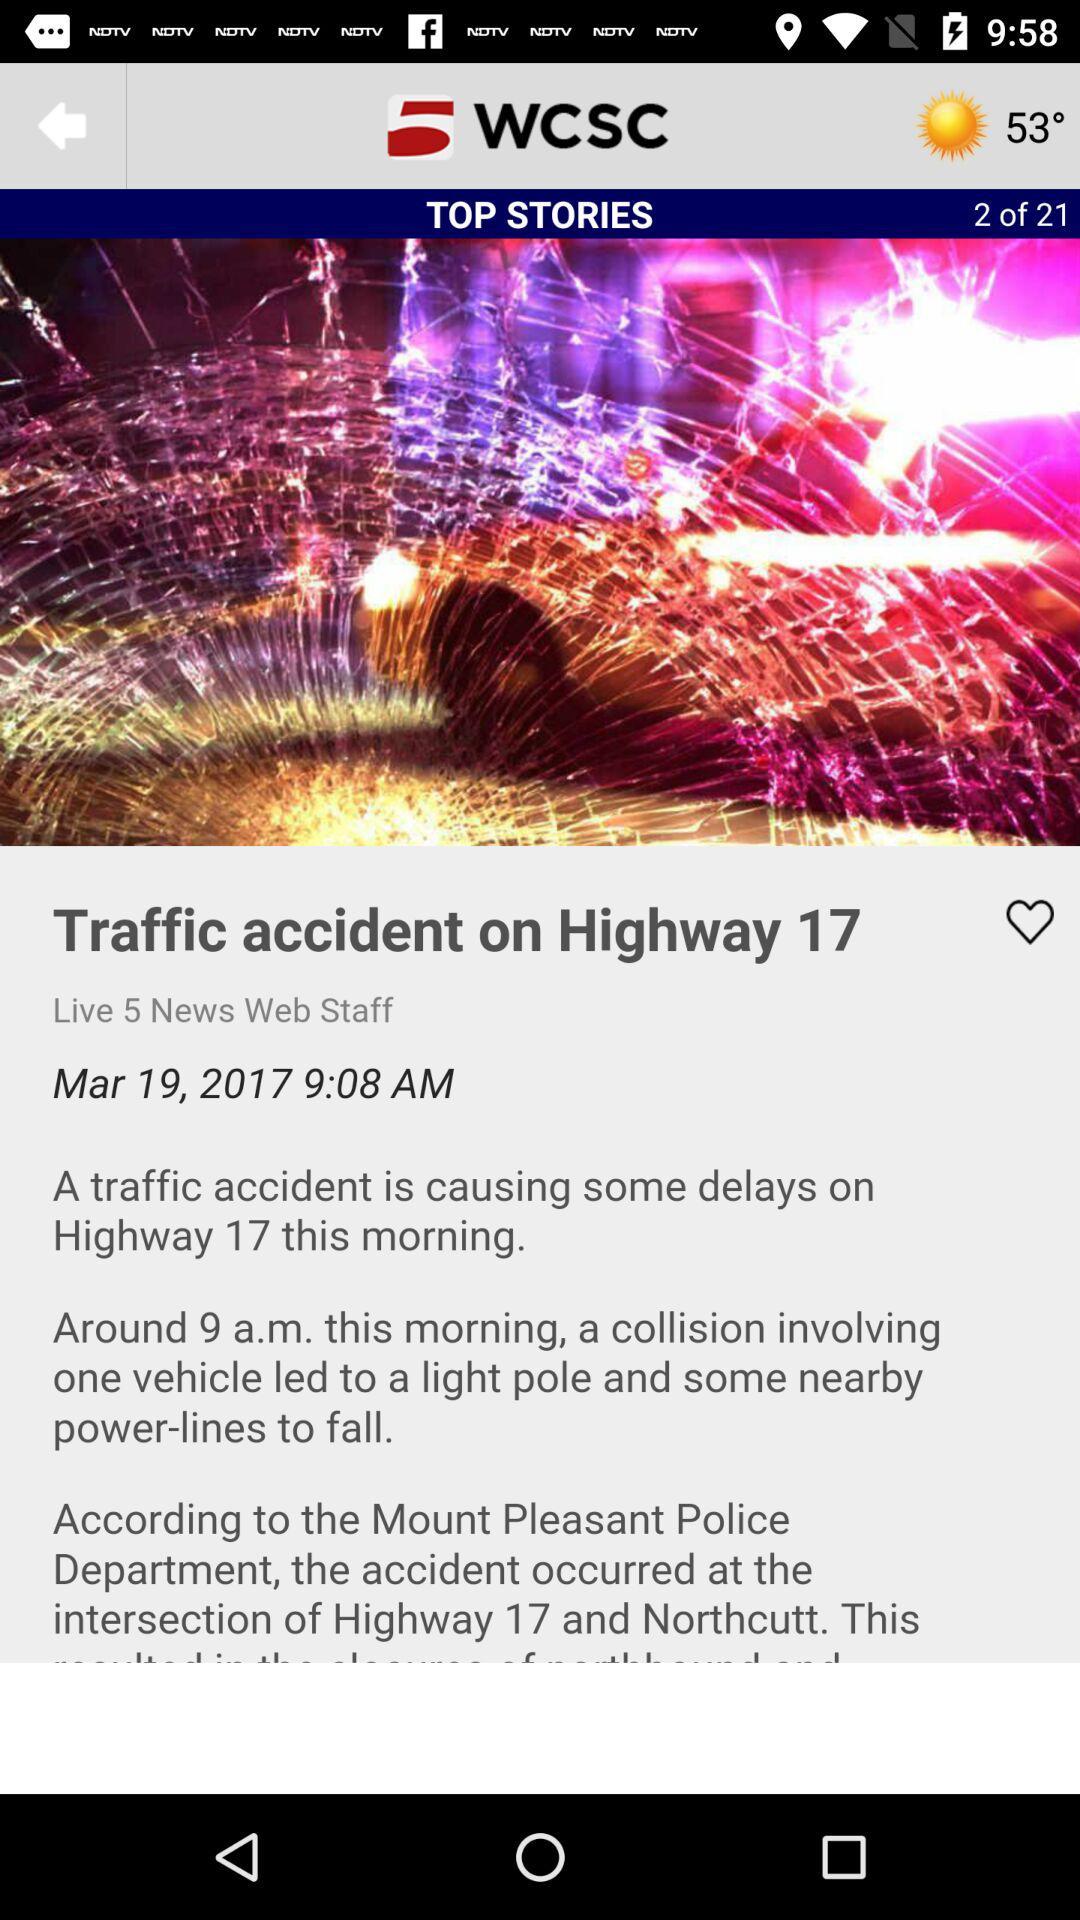  I want to click on like button, so click(1017, 921).